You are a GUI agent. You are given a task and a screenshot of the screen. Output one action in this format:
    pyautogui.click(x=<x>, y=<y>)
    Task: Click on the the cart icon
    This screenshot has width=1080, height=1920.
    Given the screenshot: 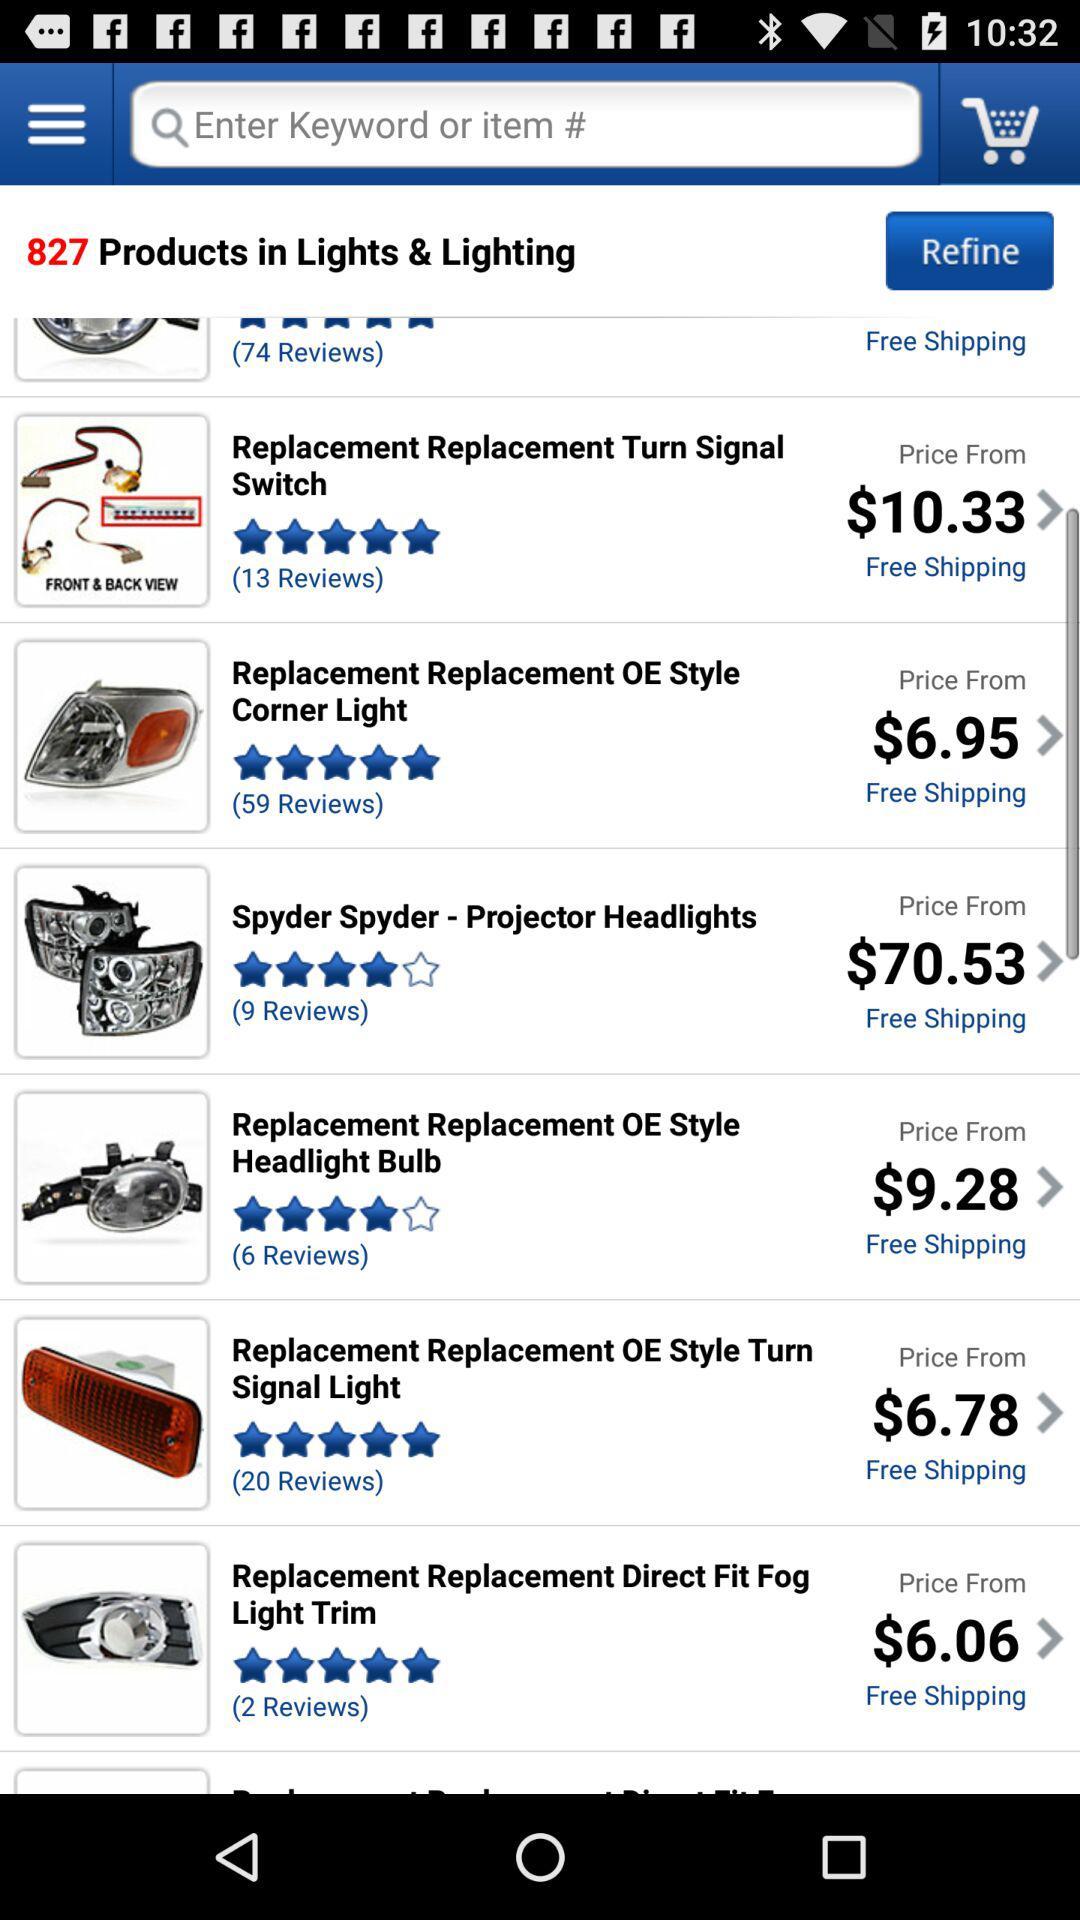 What is the action you would take?
    pyautogui.click(x=1009, y=131)
    